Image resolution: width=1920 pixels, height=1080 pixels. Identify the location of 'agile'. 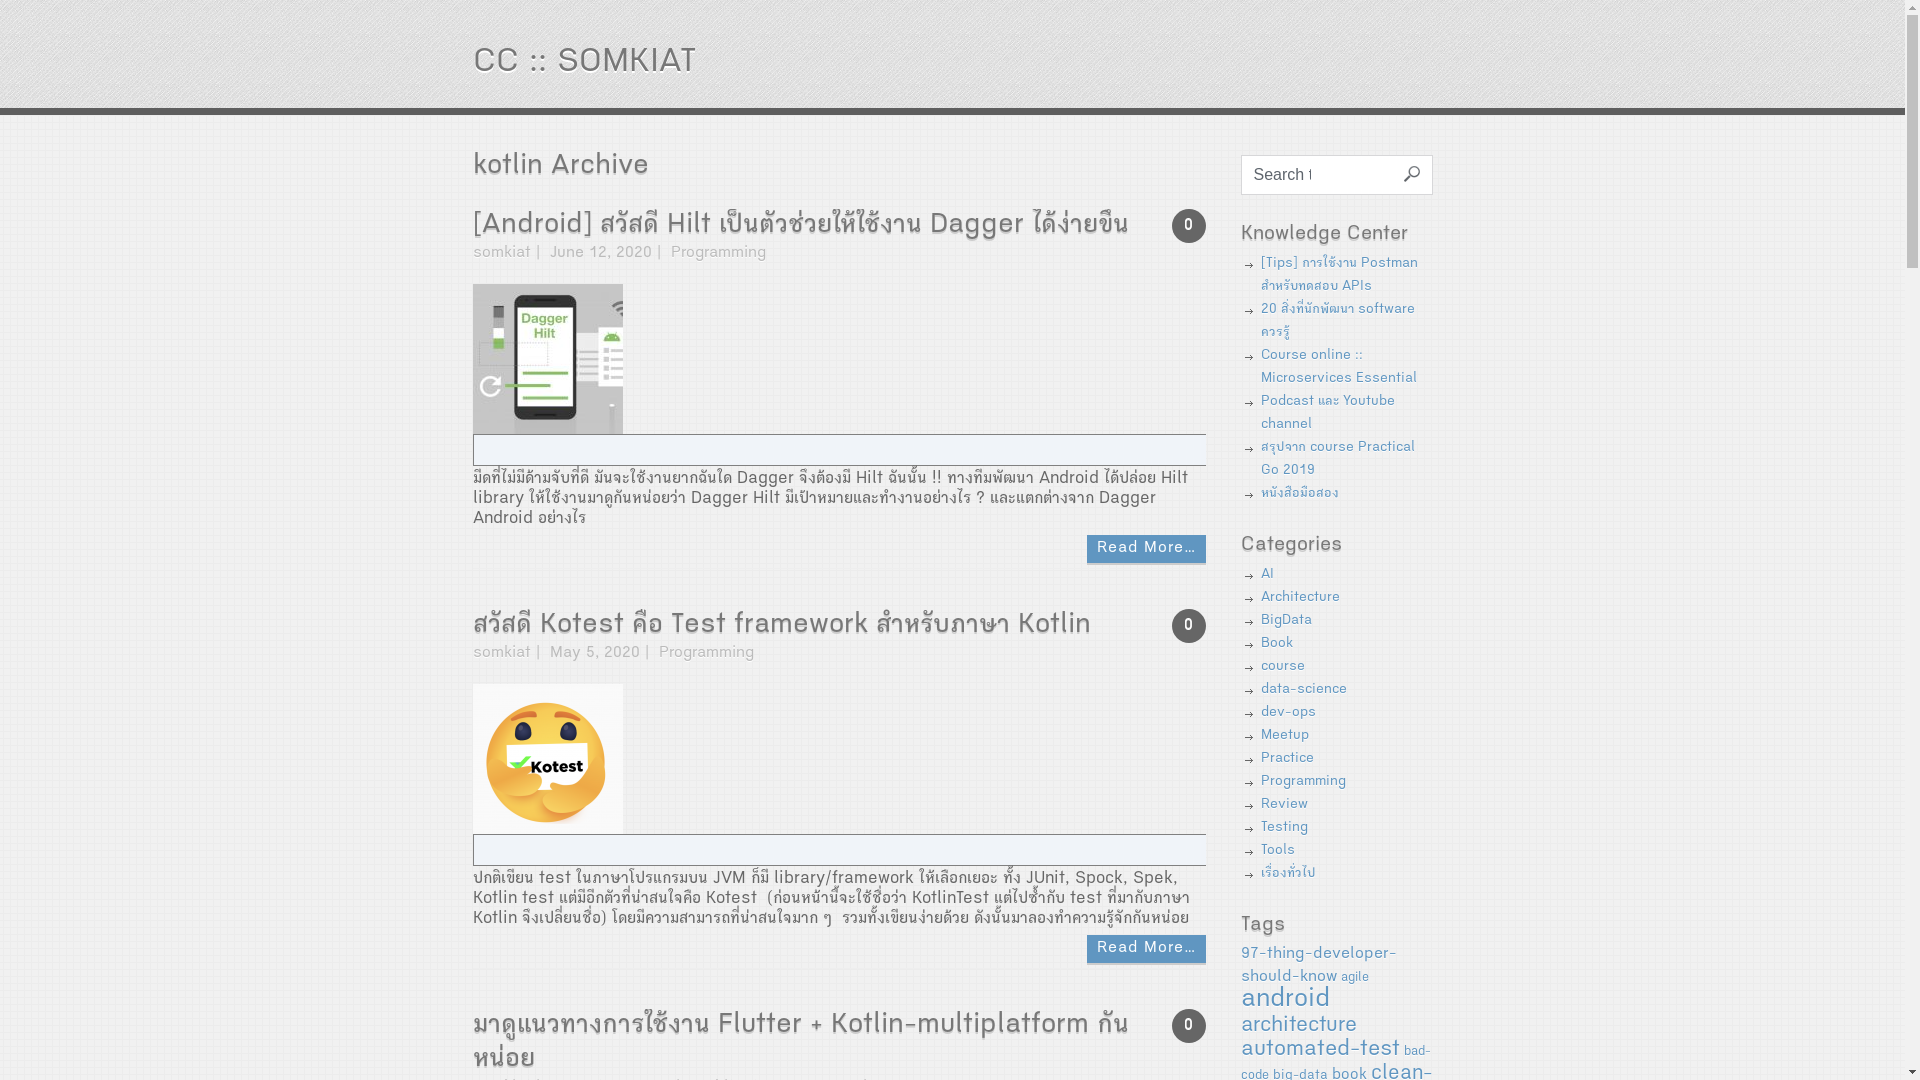
(1353, 977).